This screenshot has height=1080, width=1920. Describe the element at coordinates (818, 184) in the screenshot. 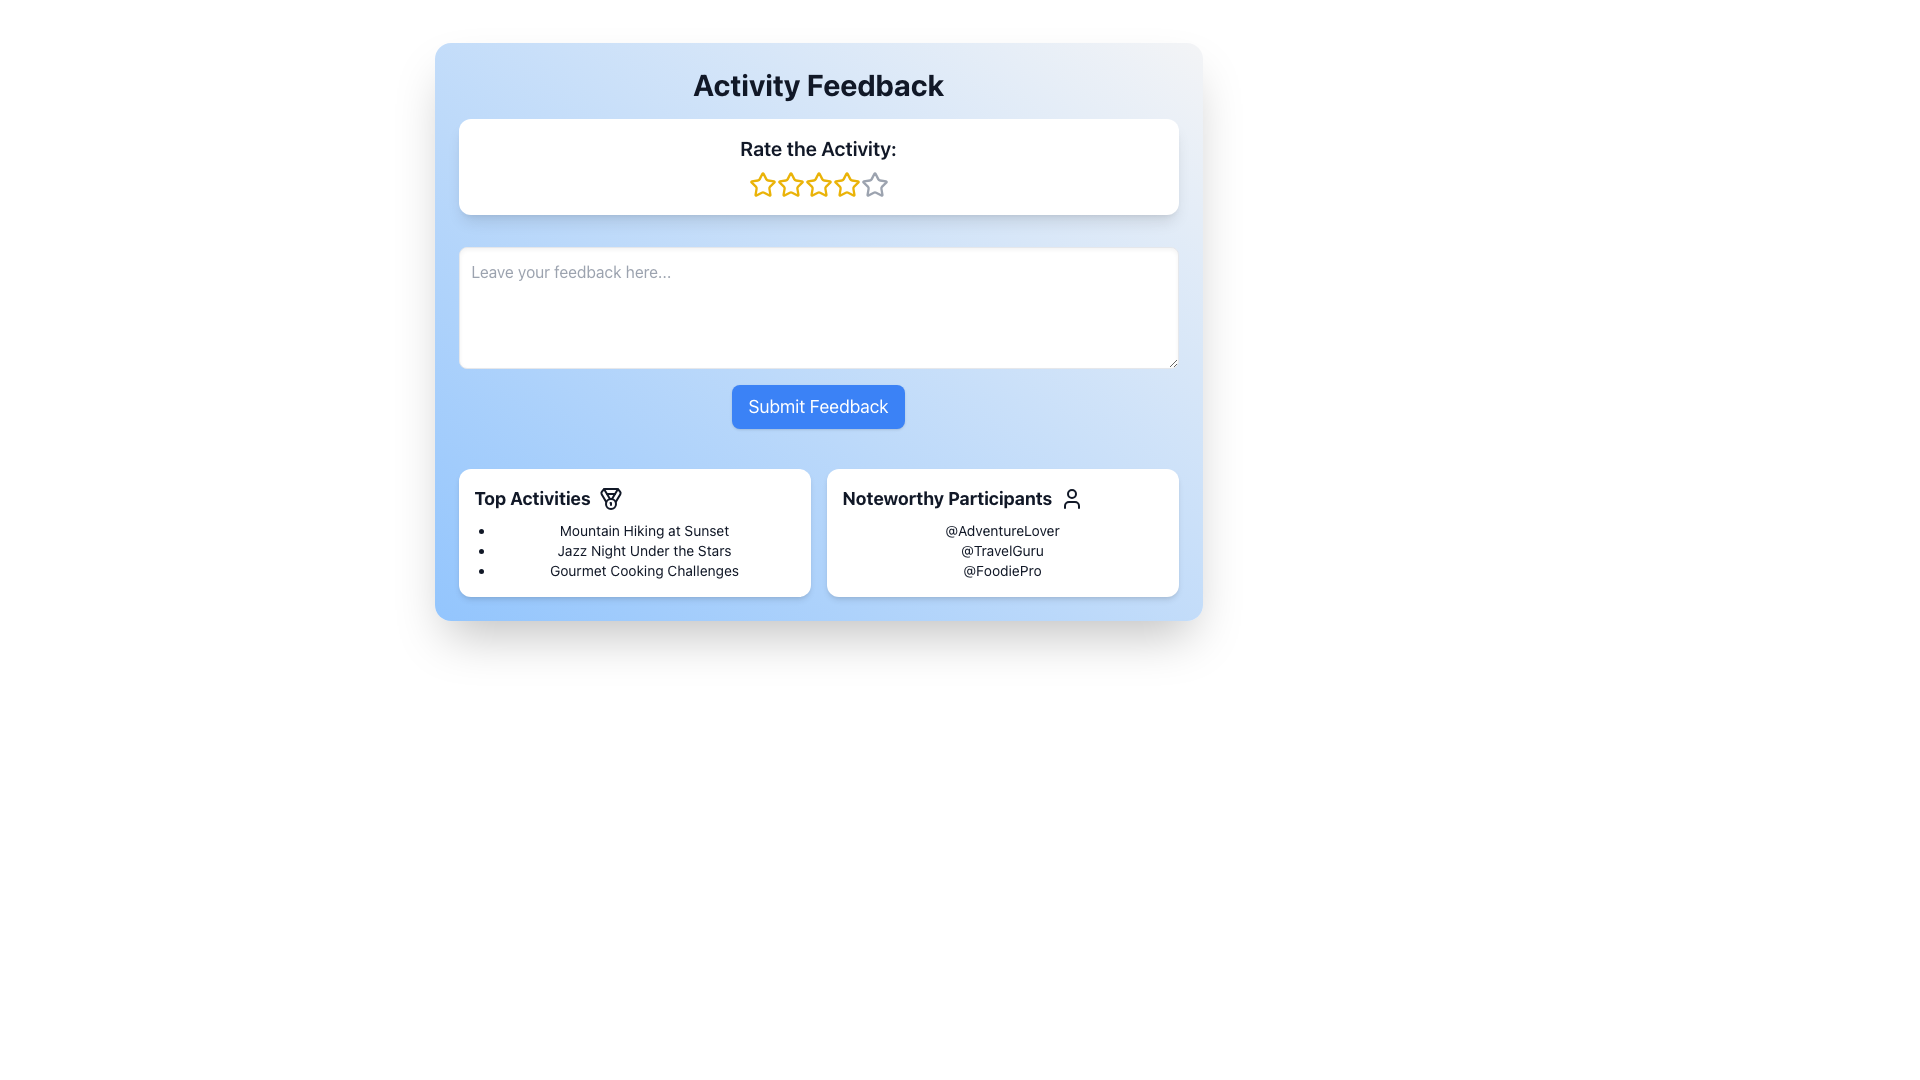

I see `the third yellow star icon` at that location.